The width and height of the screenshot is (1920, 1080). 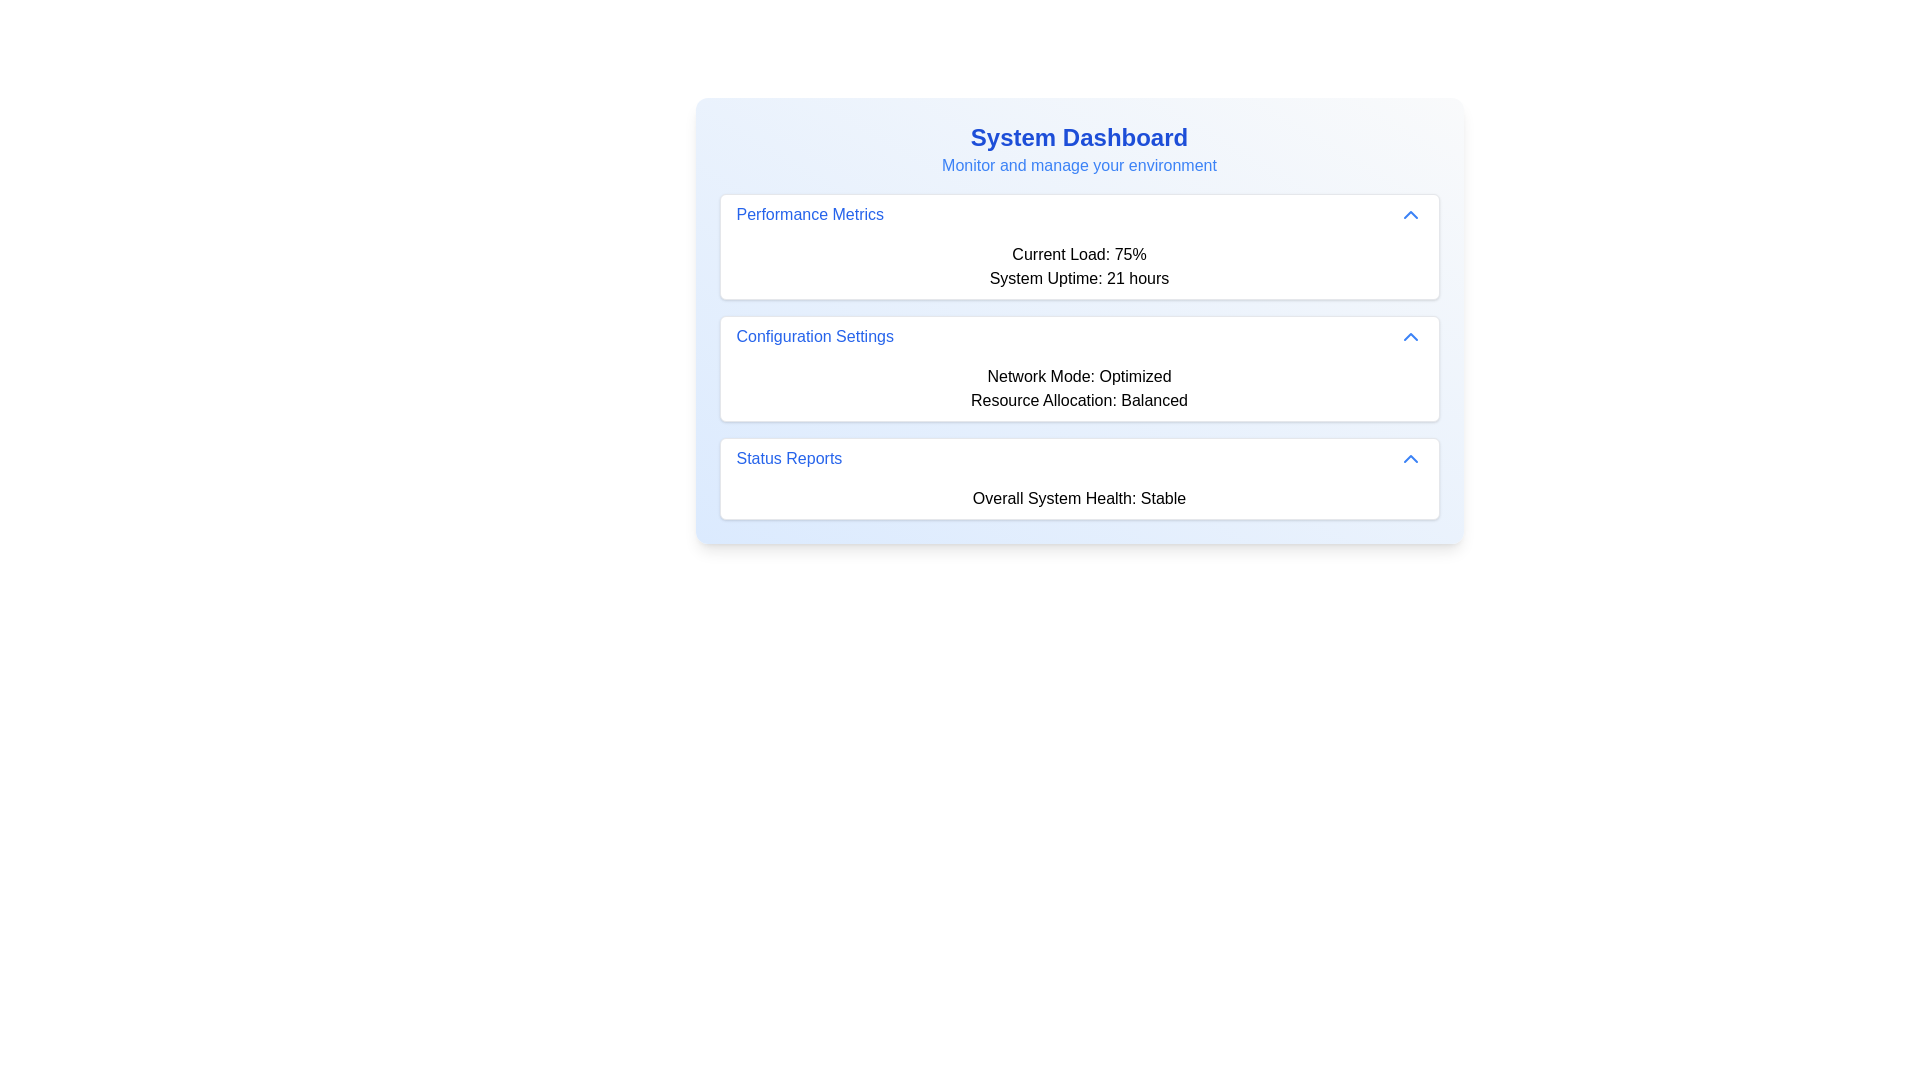 What do you see at coordinates (1078, 265) in the screenshot?
I see `the Informational text block located in the 'Performance Metrics' section of the dashboard interface, which provides status information about the system load and uptime` at bounding box center [1078, 265].